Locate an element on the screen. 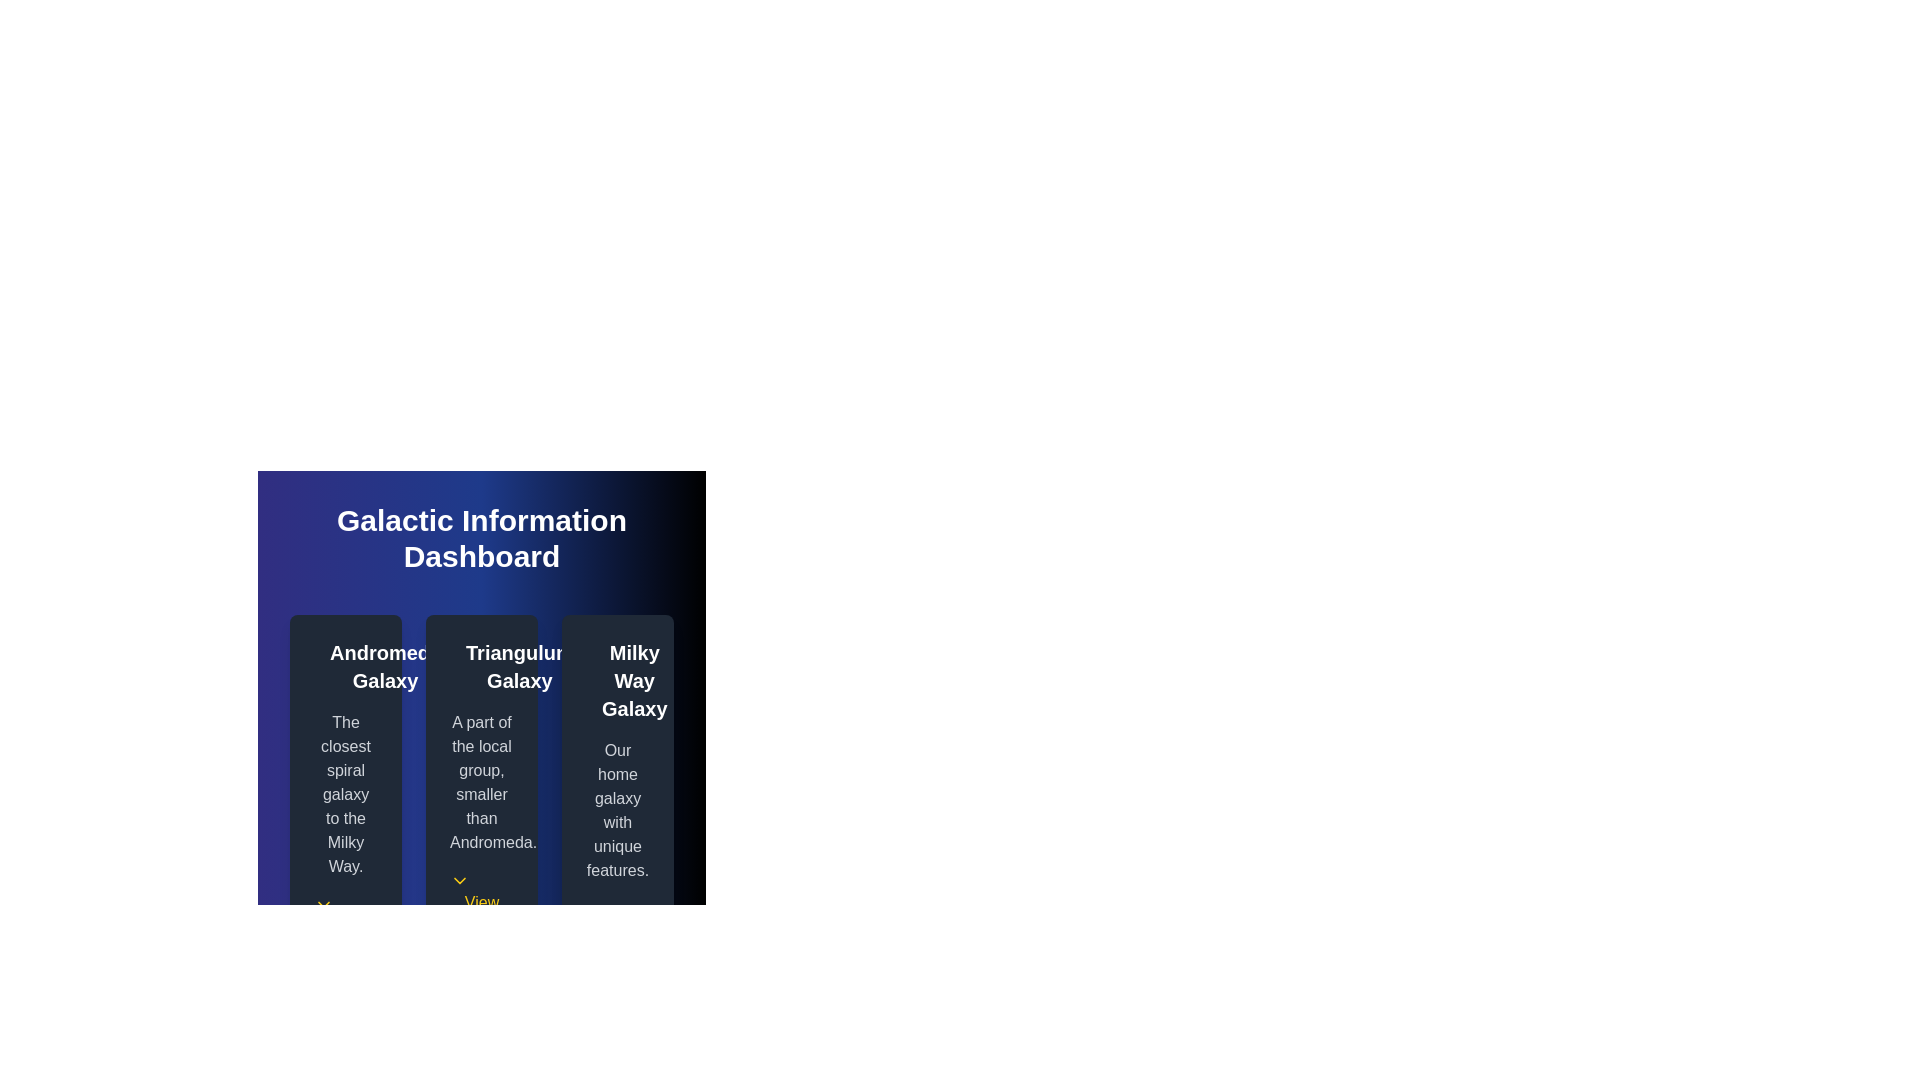 The height and width of the screenshot is (1080, 1920). displayed information on the Interactive information card about the Andromeda Galaxy, which is the leftmost card in a grid layout is located at coordinates (345, 801).